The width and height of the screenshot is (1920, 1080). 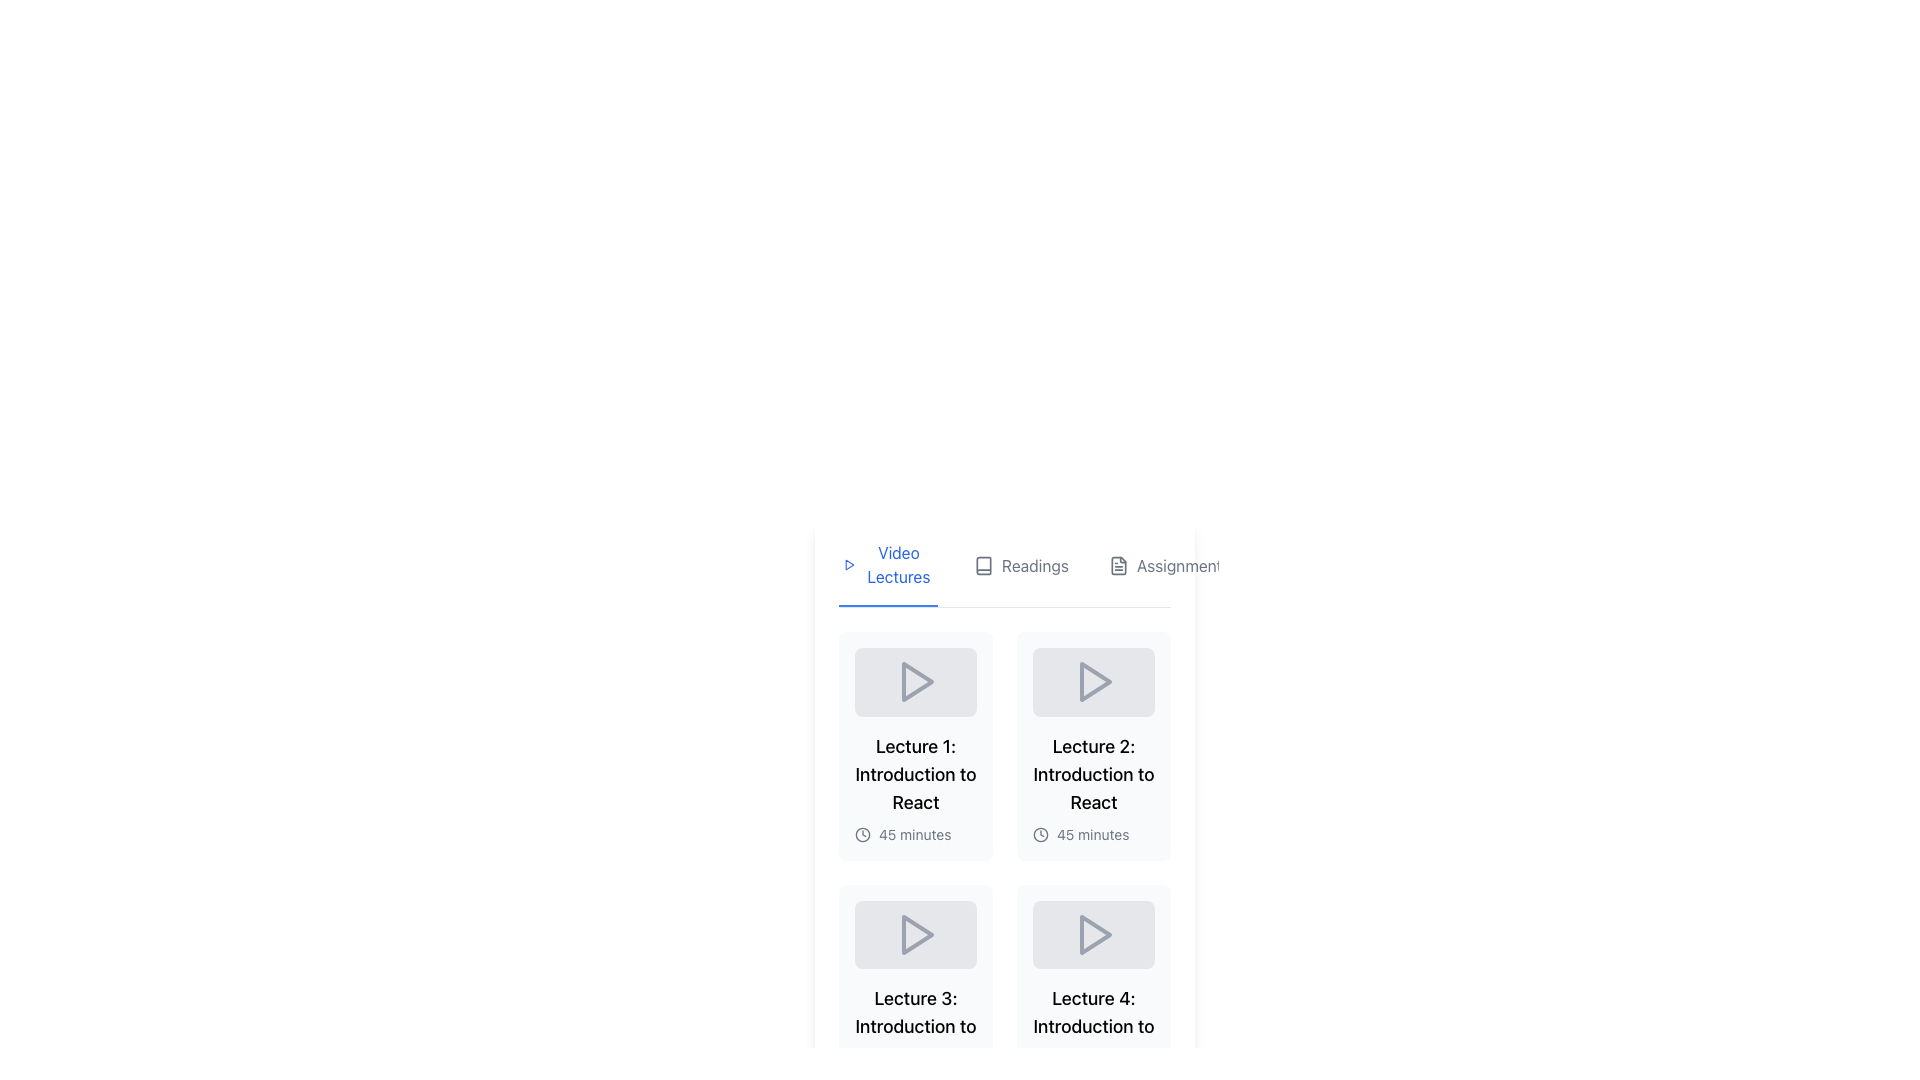 What do you see at coordinates (1093, 681) in the screenshot?
I see `the video thumbnail representing the first video in the 'Lecture 2: Introduction to React' section` at bounding box center [1093, 681].